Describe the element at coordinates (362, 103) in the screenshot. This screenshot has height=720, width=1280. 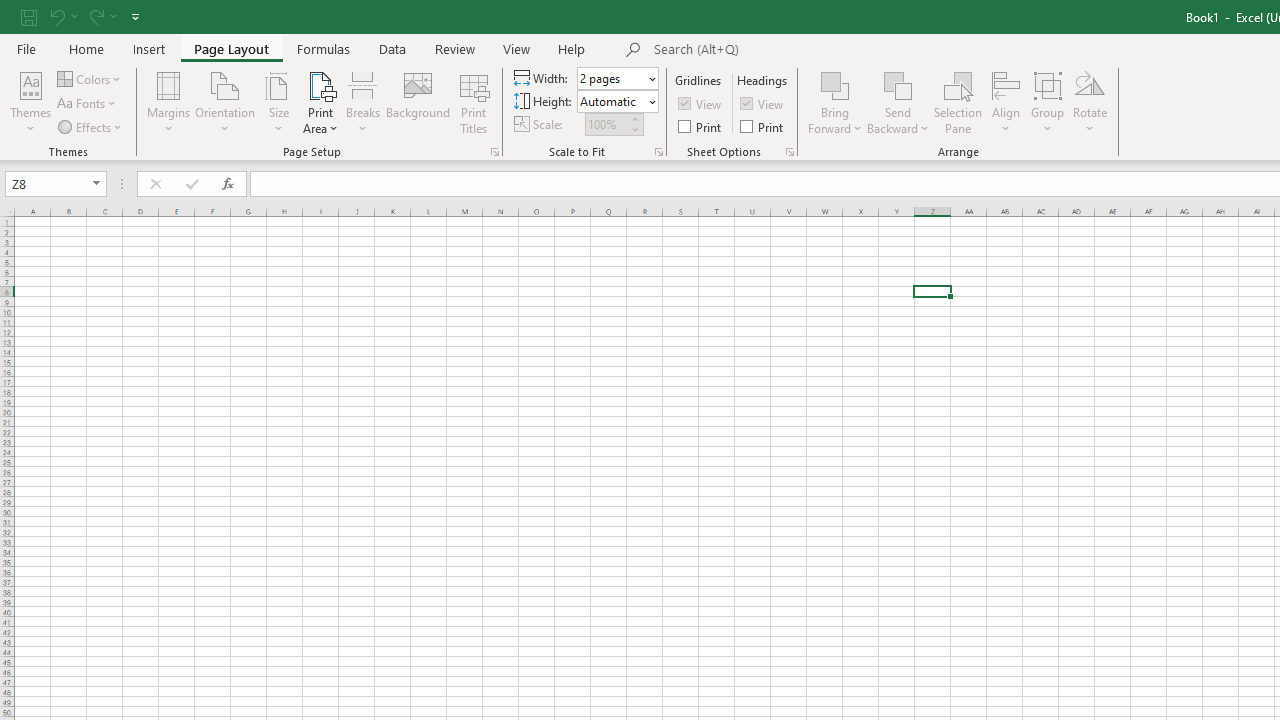
I see `'Breaks'` at that location.